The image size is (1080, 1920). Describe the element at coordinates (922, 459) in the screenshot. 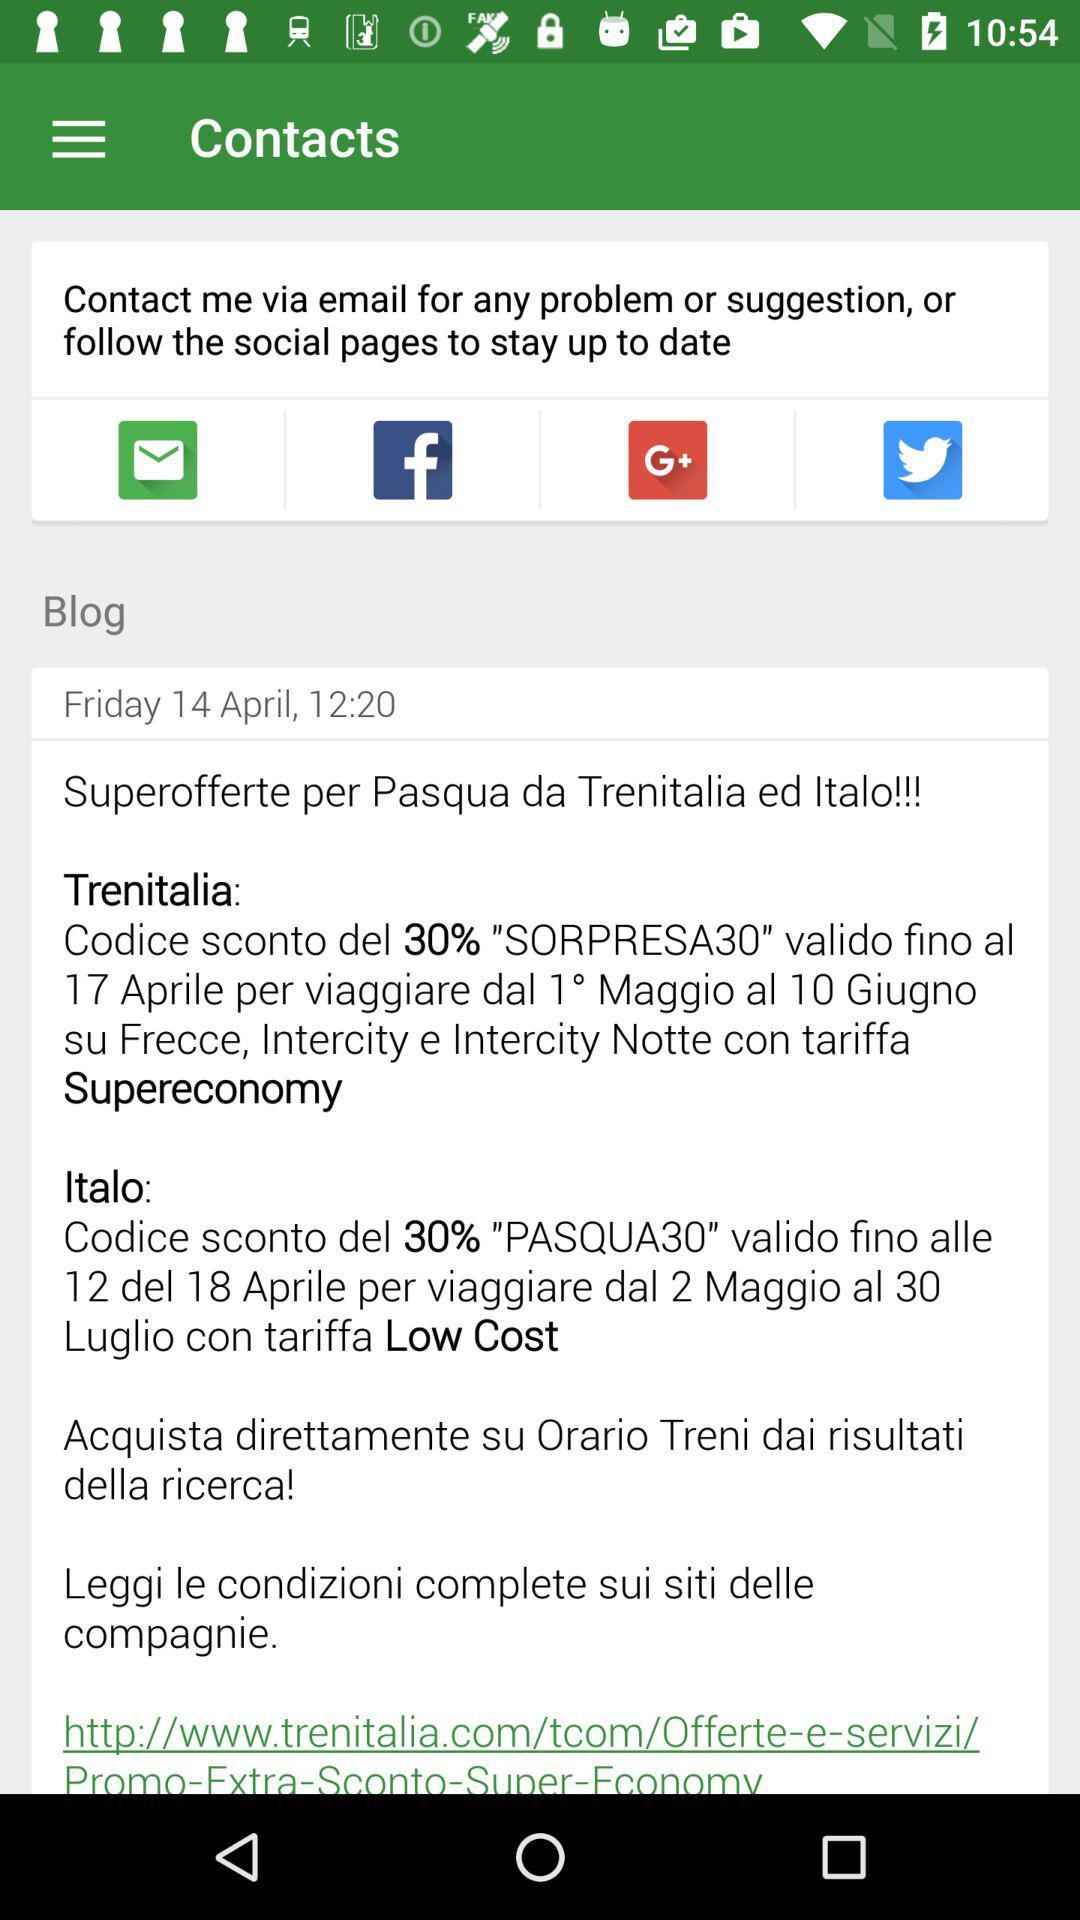

I see `follow on twitter` at that location.